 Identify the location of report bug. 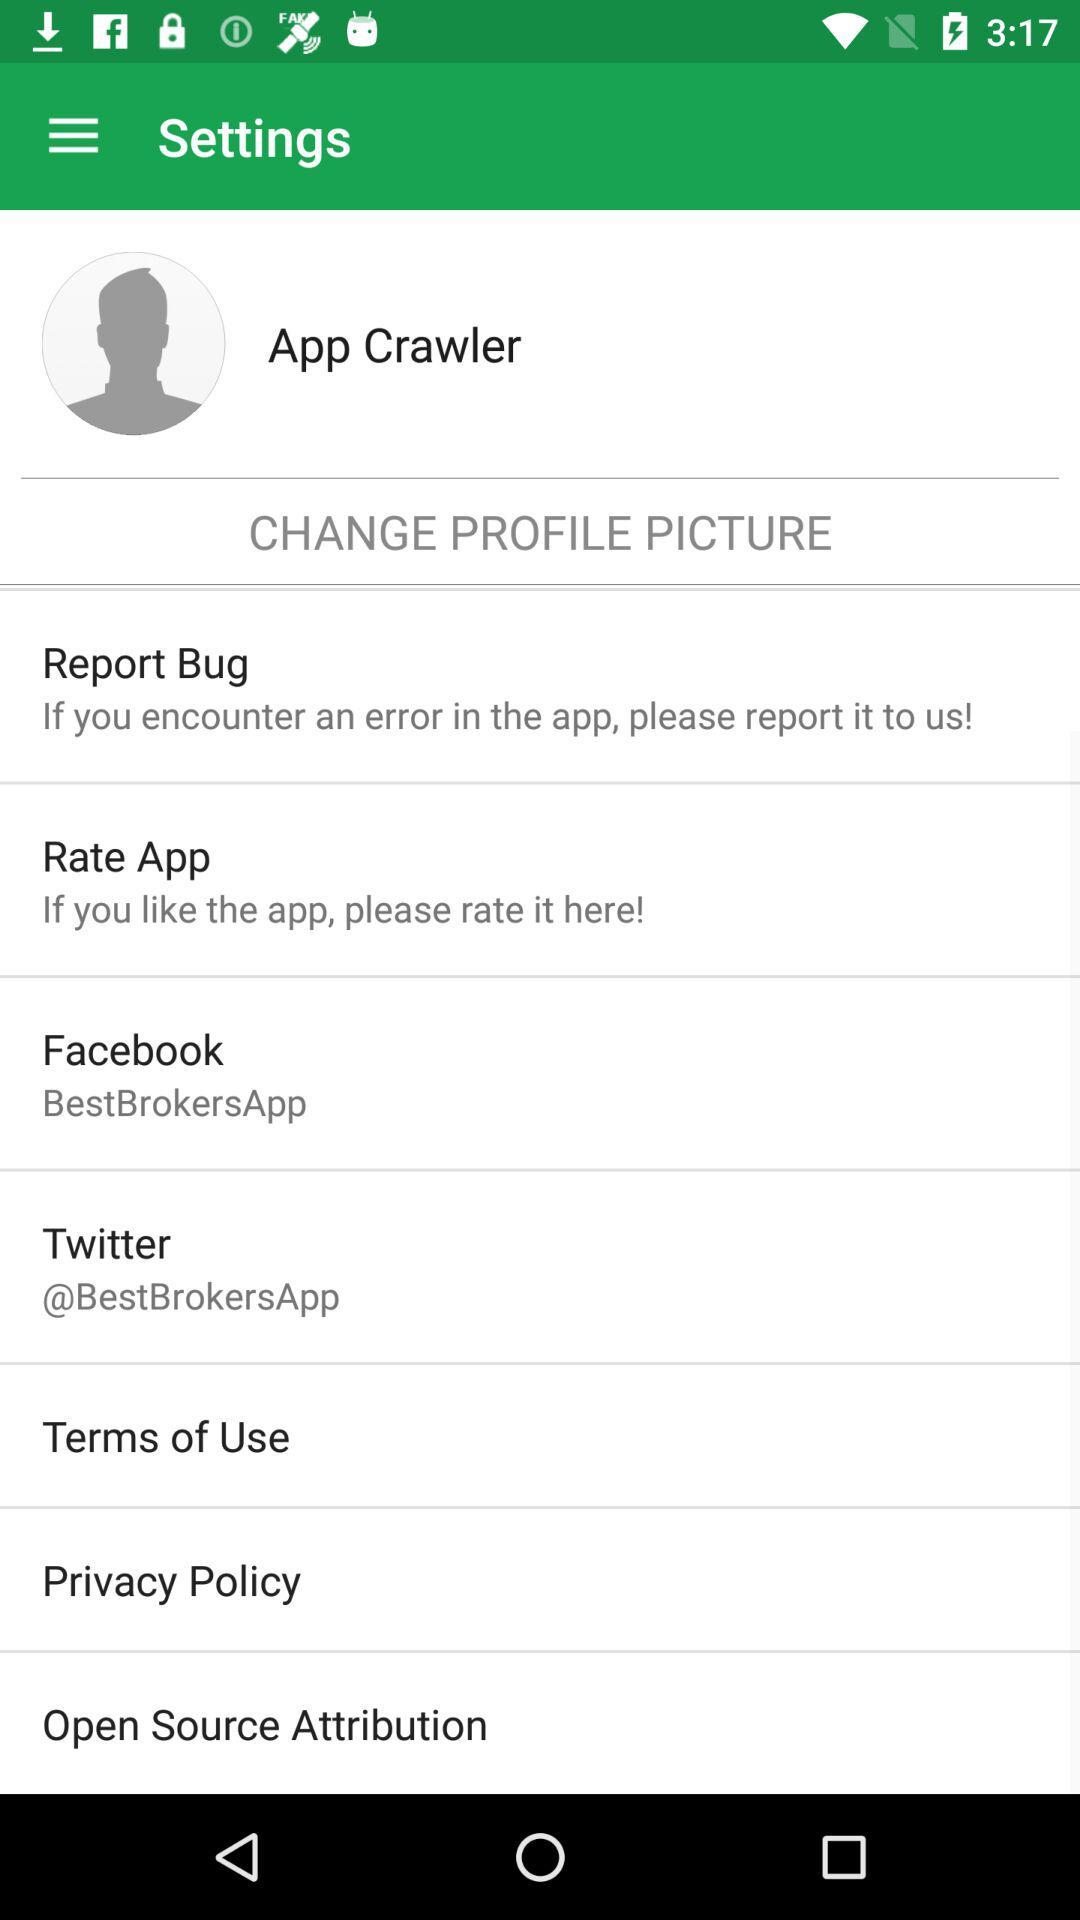
(144, 661).